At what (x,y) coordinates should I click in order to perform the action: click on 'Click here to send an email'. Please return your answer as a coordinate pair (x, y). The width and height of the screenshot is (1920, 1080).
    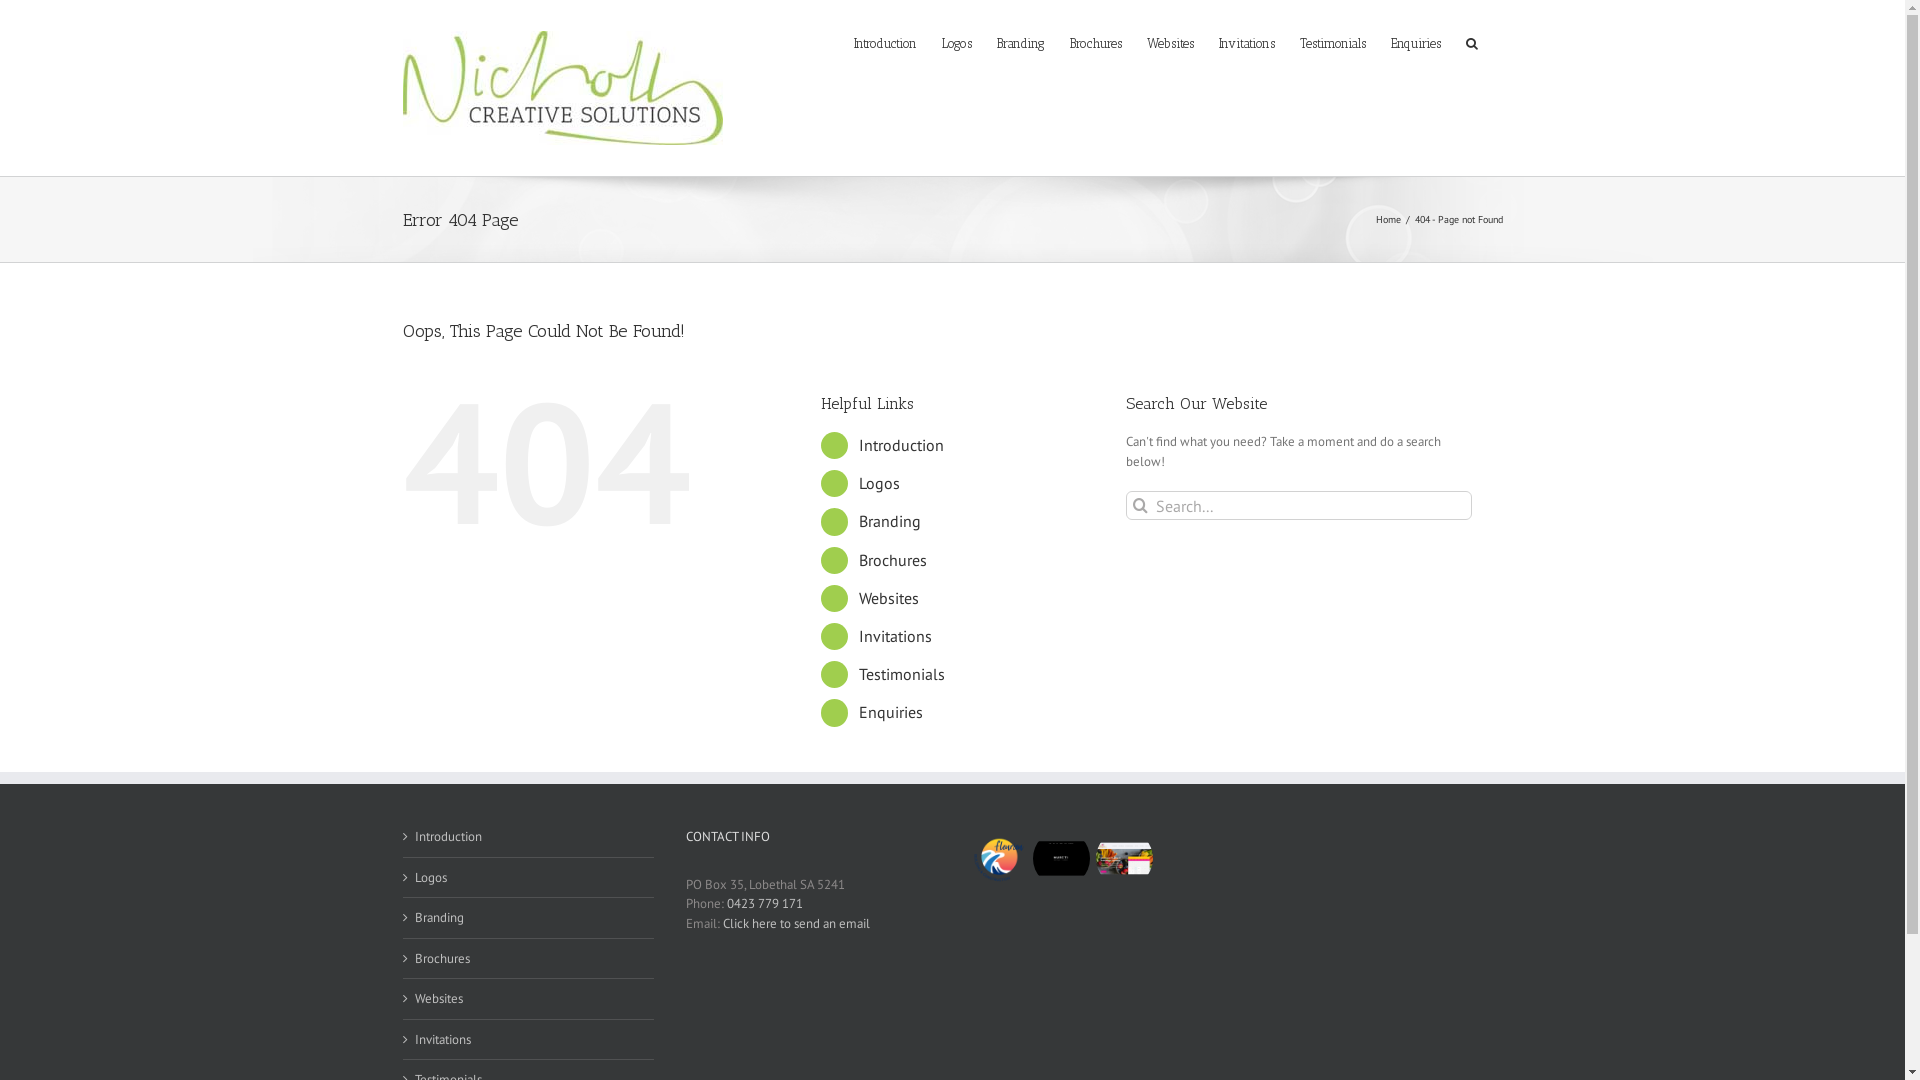
    Looking at the image, I should click on (794, 922).